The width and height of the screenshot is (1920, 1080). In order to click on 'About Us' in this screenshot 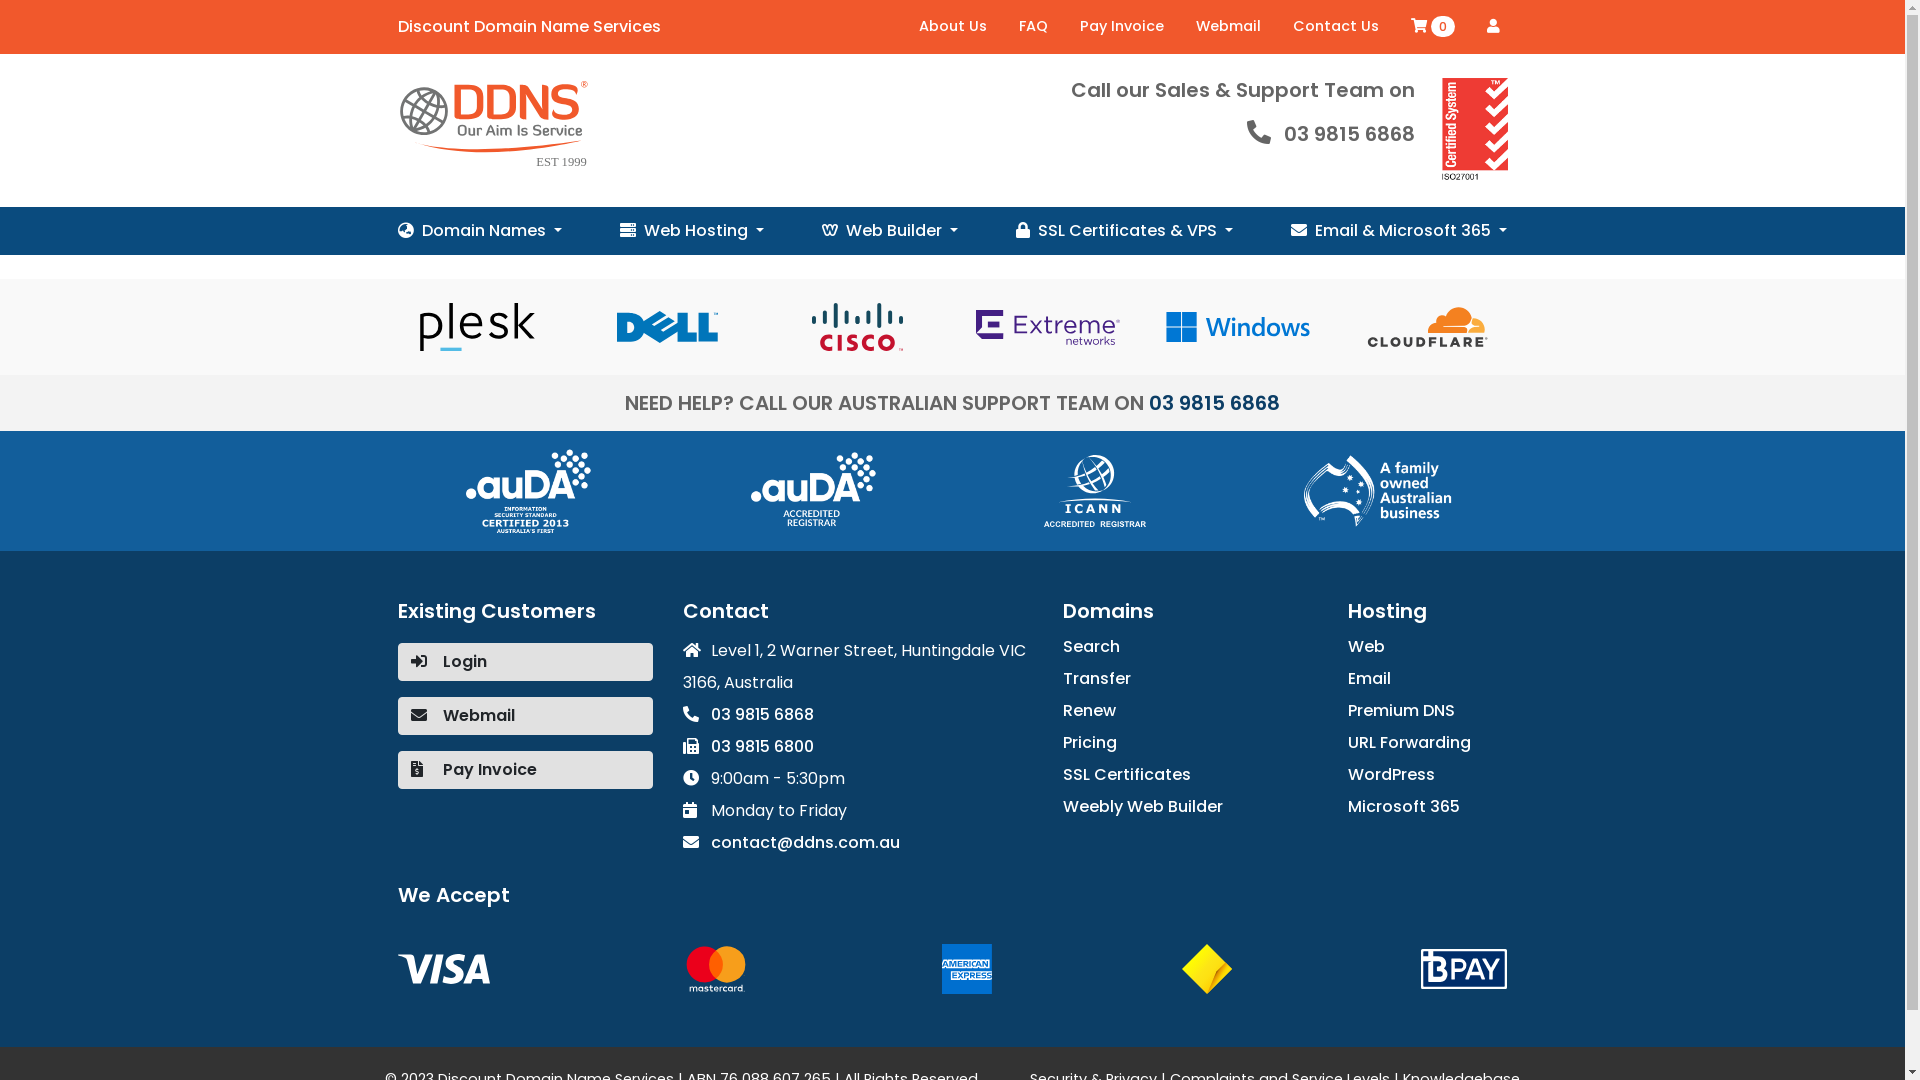, I will do `click(950, 27)`.